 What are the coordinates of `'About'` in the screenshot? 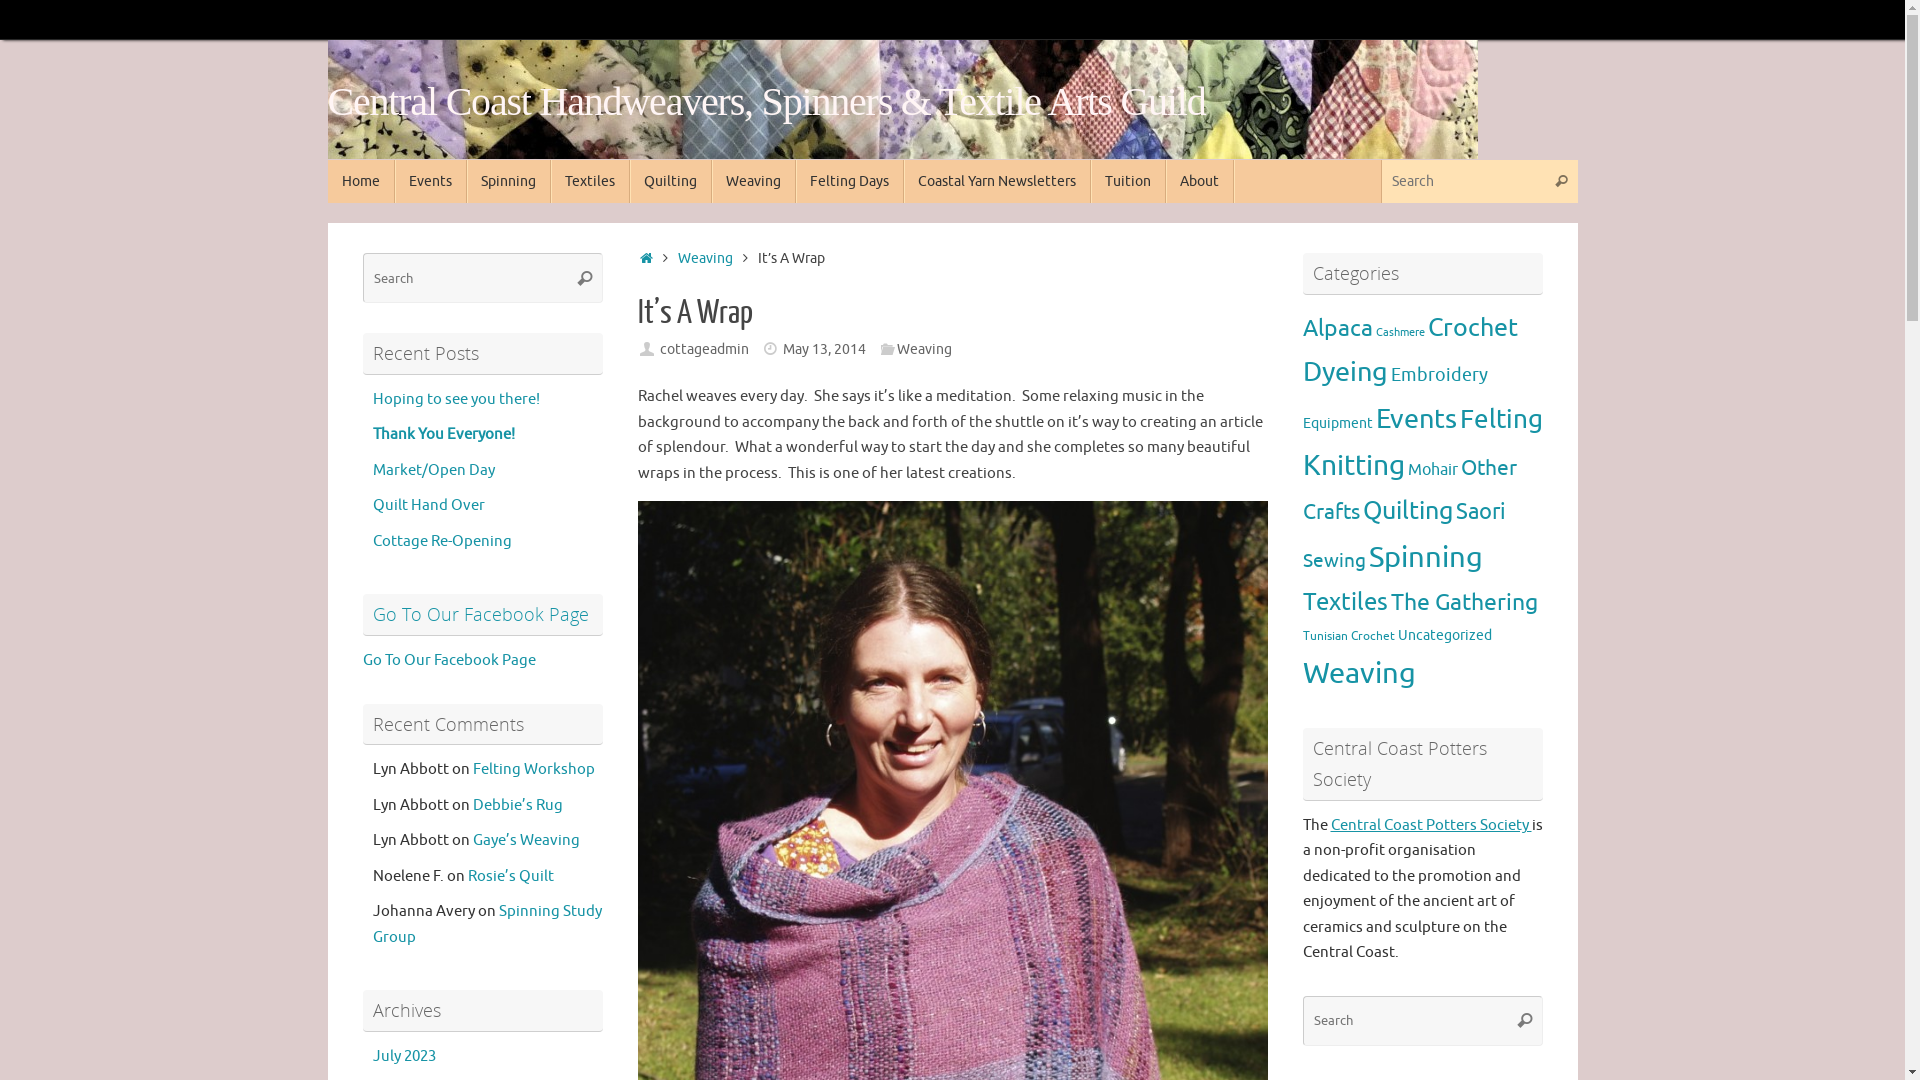 It's located at (1200, 181).